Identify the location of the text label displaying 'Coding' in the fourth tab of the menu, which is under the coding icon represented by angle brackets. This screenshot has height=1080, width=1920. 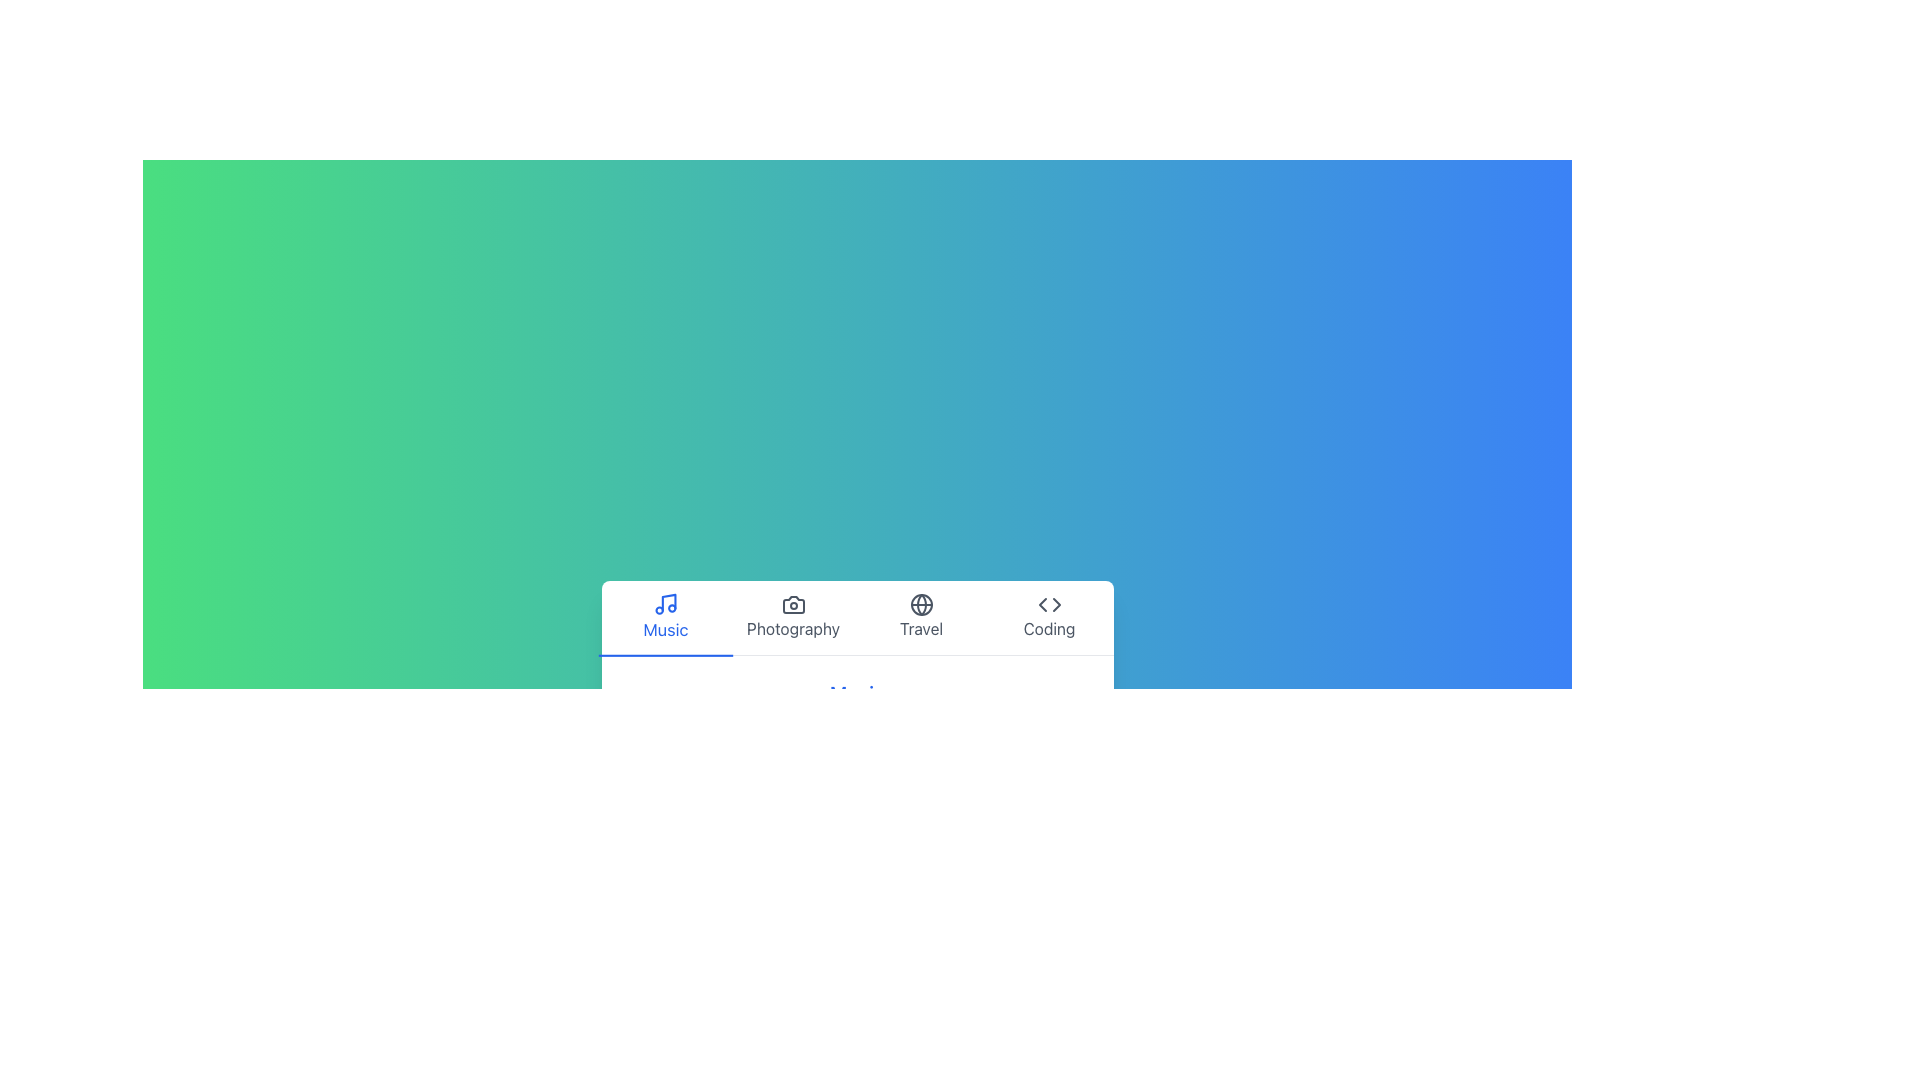
(1048, 627).